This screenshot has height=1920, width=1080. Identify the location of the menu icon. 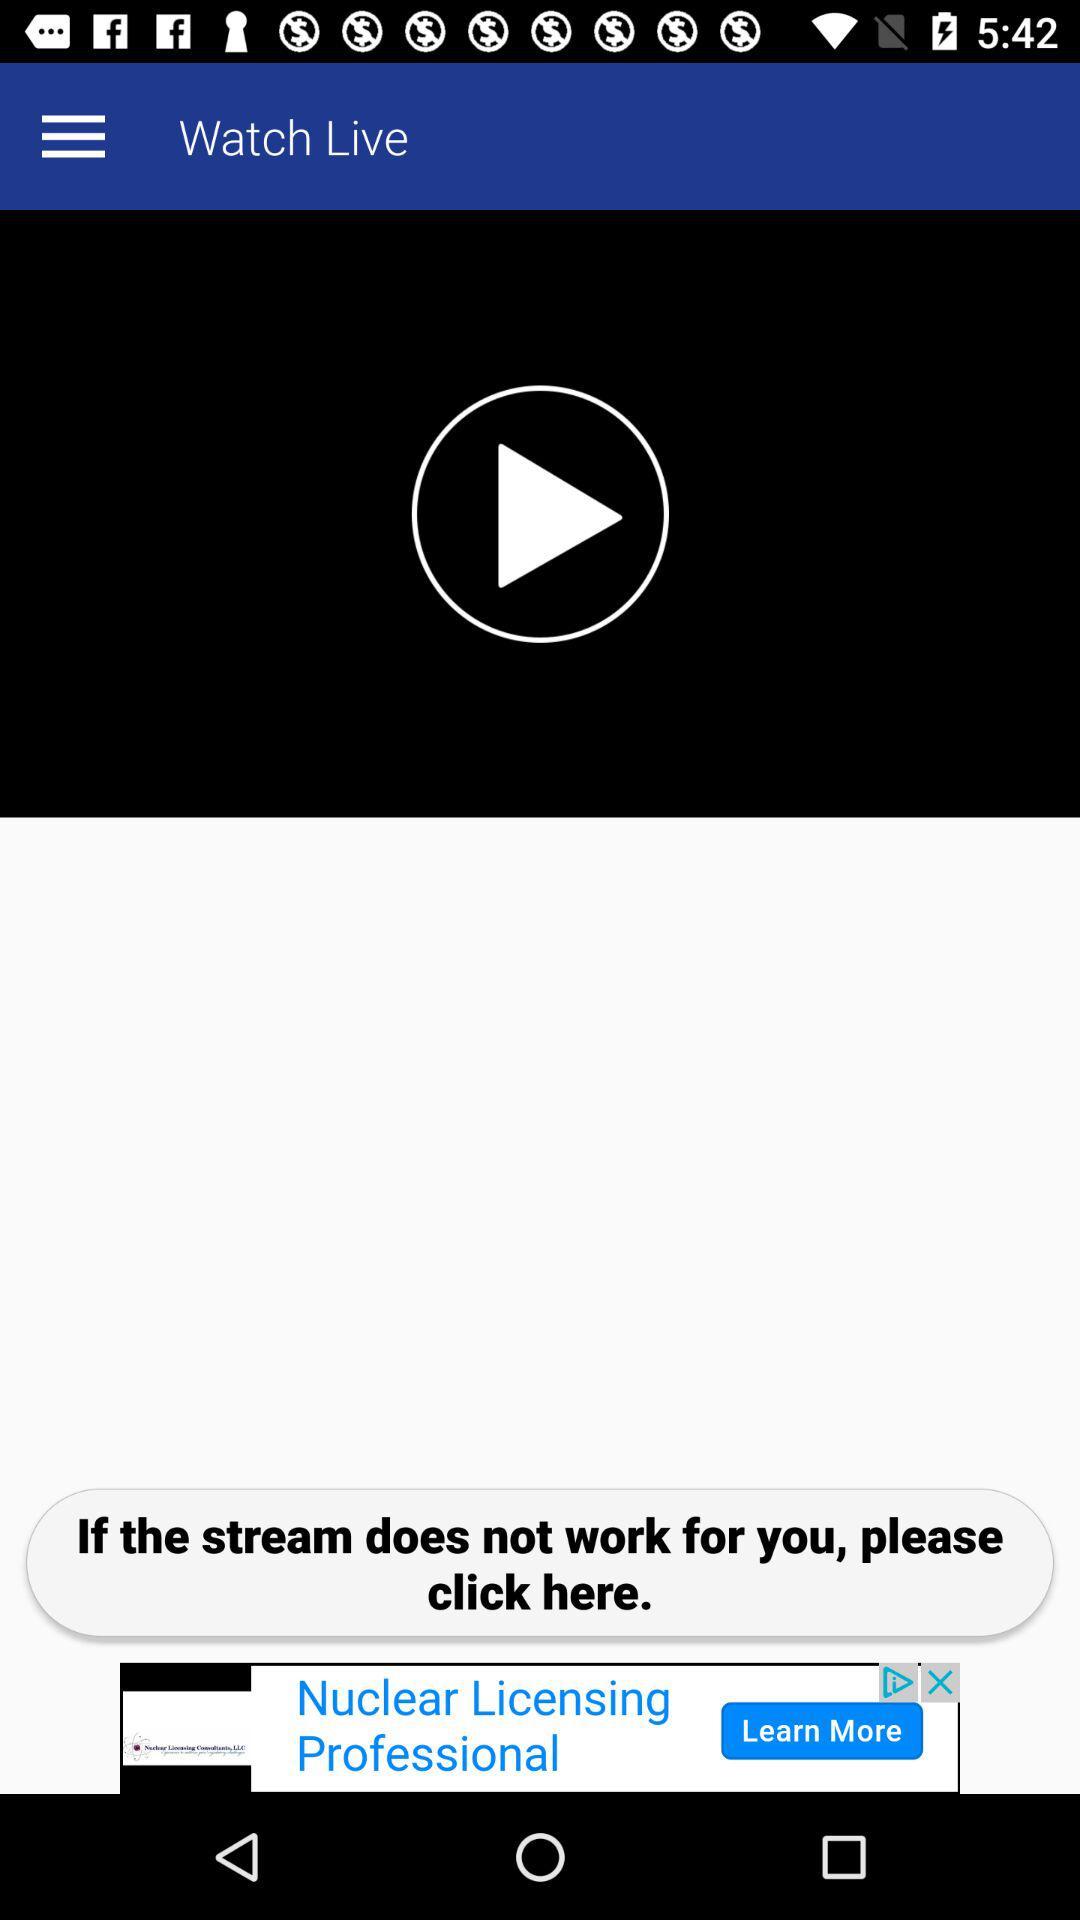
(72, 135).